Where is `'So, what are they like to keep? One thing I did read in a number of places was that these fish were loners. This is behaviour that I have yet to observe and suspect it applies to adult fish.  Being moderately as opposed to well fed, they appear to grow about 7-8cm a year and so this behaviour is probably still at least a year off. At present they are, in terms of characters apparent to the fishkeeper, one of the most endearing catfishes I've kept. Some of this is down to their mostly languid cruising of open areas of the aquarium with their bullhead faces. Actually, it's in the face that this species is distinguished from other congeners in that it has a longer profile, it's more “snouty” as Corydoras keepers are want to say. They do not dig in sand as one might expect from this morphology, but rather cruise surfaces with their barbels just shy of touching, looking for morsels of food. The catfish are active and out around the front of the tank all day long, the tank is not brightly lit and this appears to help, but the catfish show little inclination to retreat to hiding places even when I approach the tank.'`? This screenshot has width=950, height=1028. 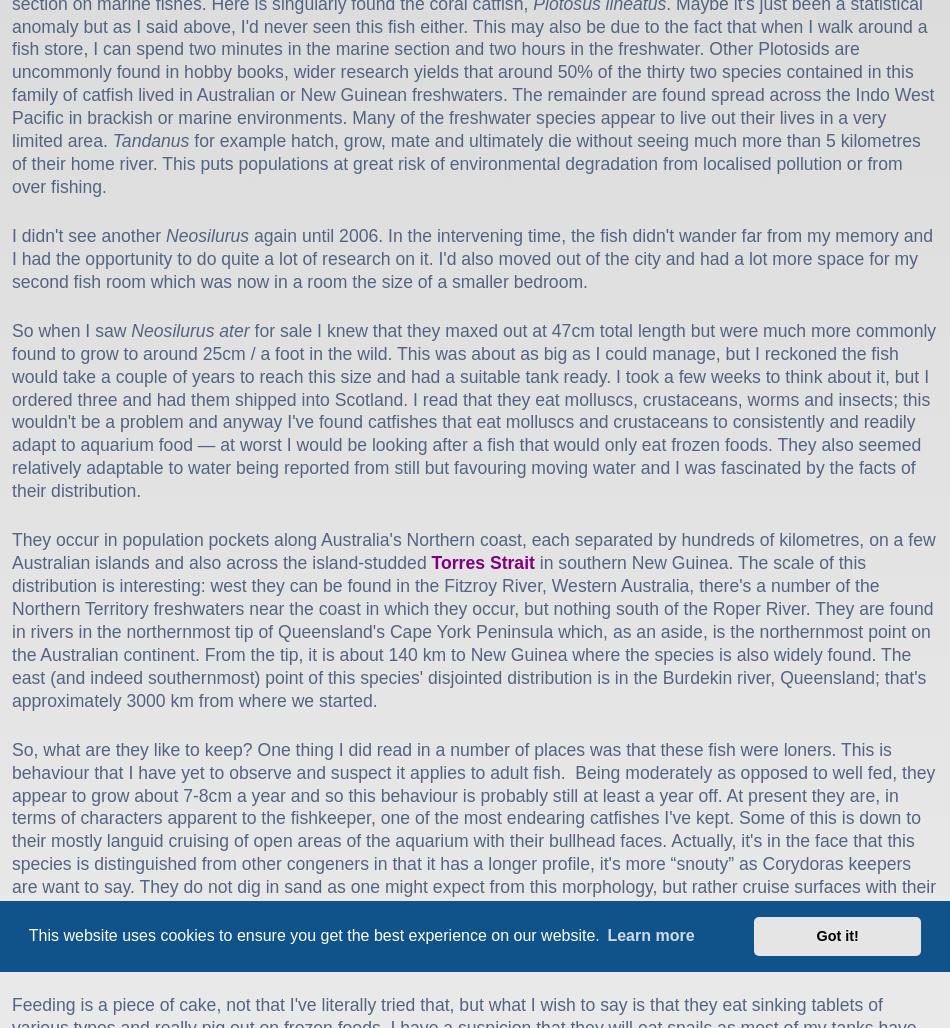
'So, what are they like to keep? One thing I did read in a number of places was that these fish were loners. This is behaviour that I have yet to observe and suspect it applies to adult fish.  Being moderately as opposed to well fed, they appear to grow about 7-8cm a year and so this behaviour is probably still at least a year off. At present they are, in terms of characters apparent to the fishkeeper, one of the most endearing catfishes I've kept. Some of this is down to their mostly languid cruising of open areas of the aquarium with their bullhead faces. Actually, it's in the face that this species is distinguished from other congeners in that it has a longer profile, it's more “snouty” as Corydoras keepers are want to say. They do not dig in sand as one might expect from this morphology, but rather cruise surfaces with their barbels just shy of touching, looking for morsels of food. The catfish are active and out around the front of the tank all day long, the tank is not brightly lit and this appears to help, but the catfish show little inclination to retreat to hiding places even when I approach the tank.' is located at coordinates (11, 851).